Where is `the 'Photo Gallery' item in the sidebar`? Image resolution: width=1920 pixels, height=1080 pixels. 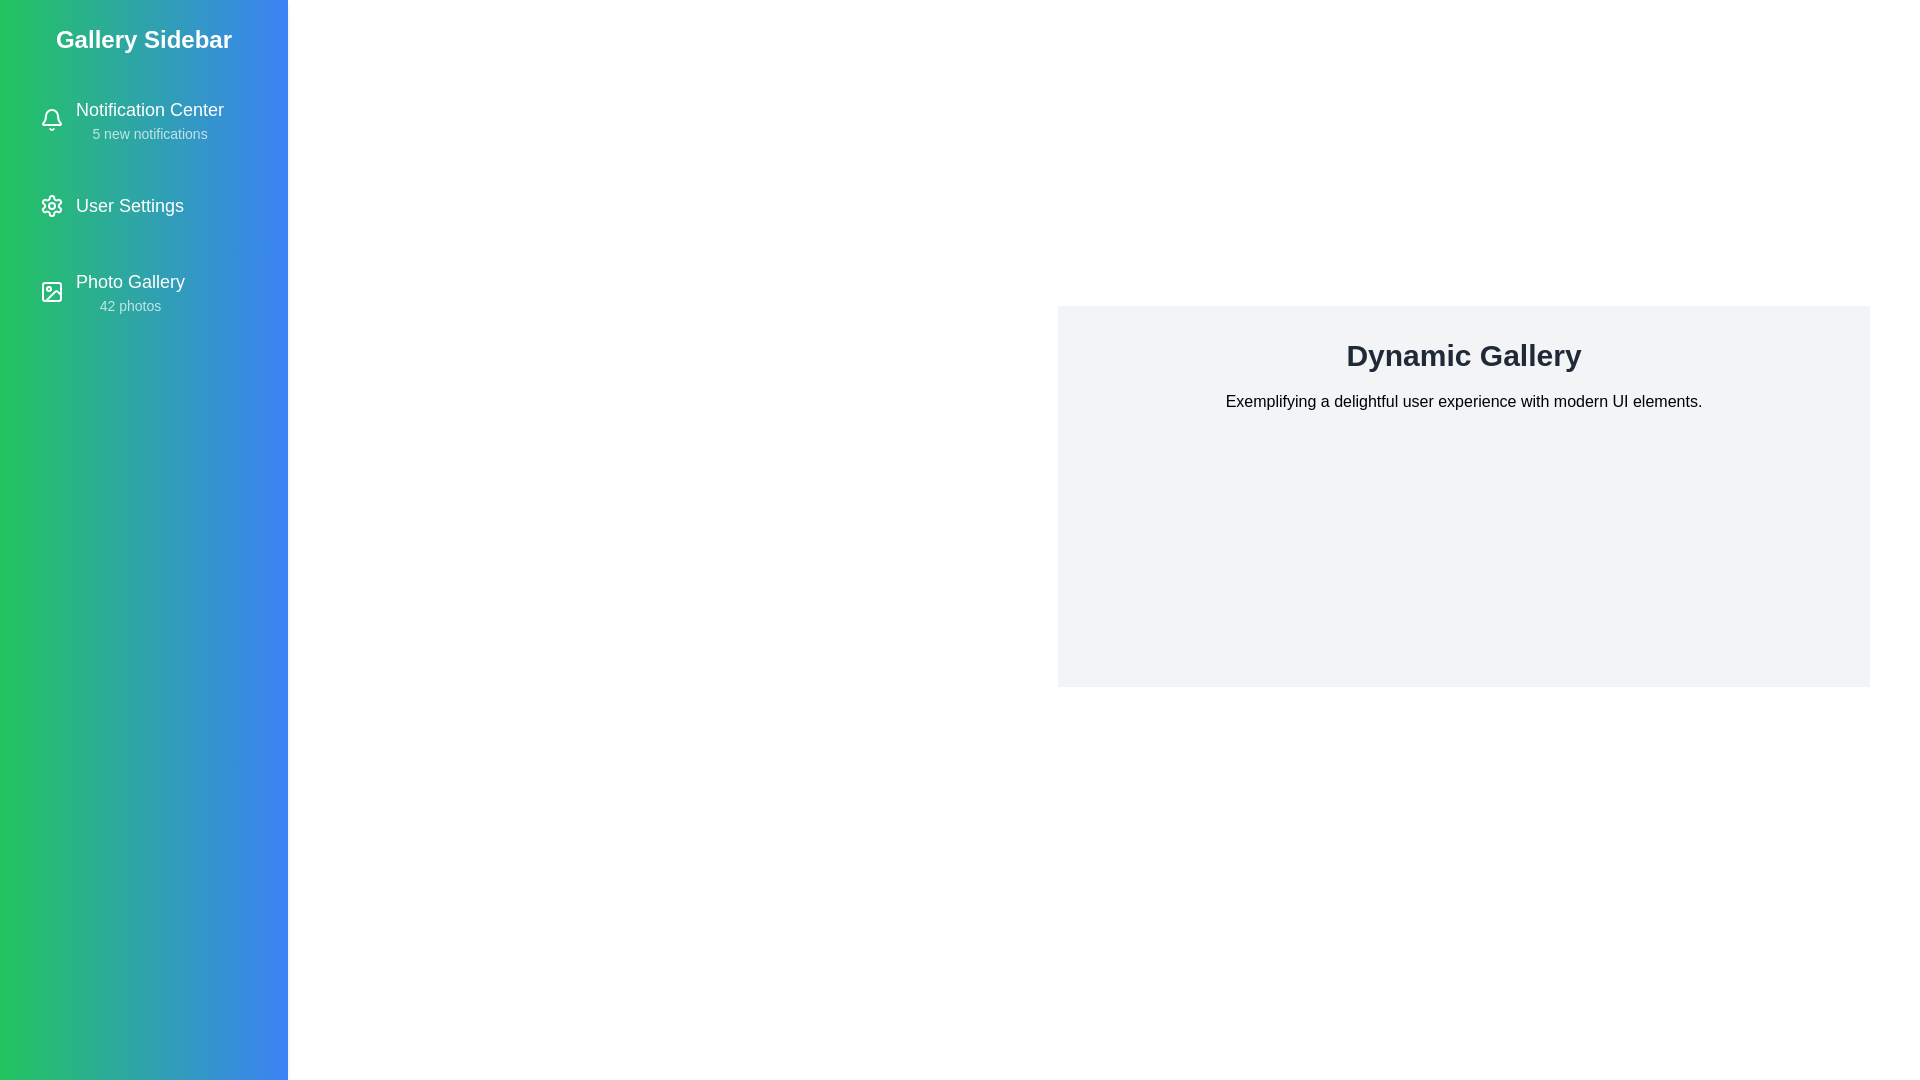 the 'Photo Gallery' item in the sidebar is located at coordinates (143, 292).